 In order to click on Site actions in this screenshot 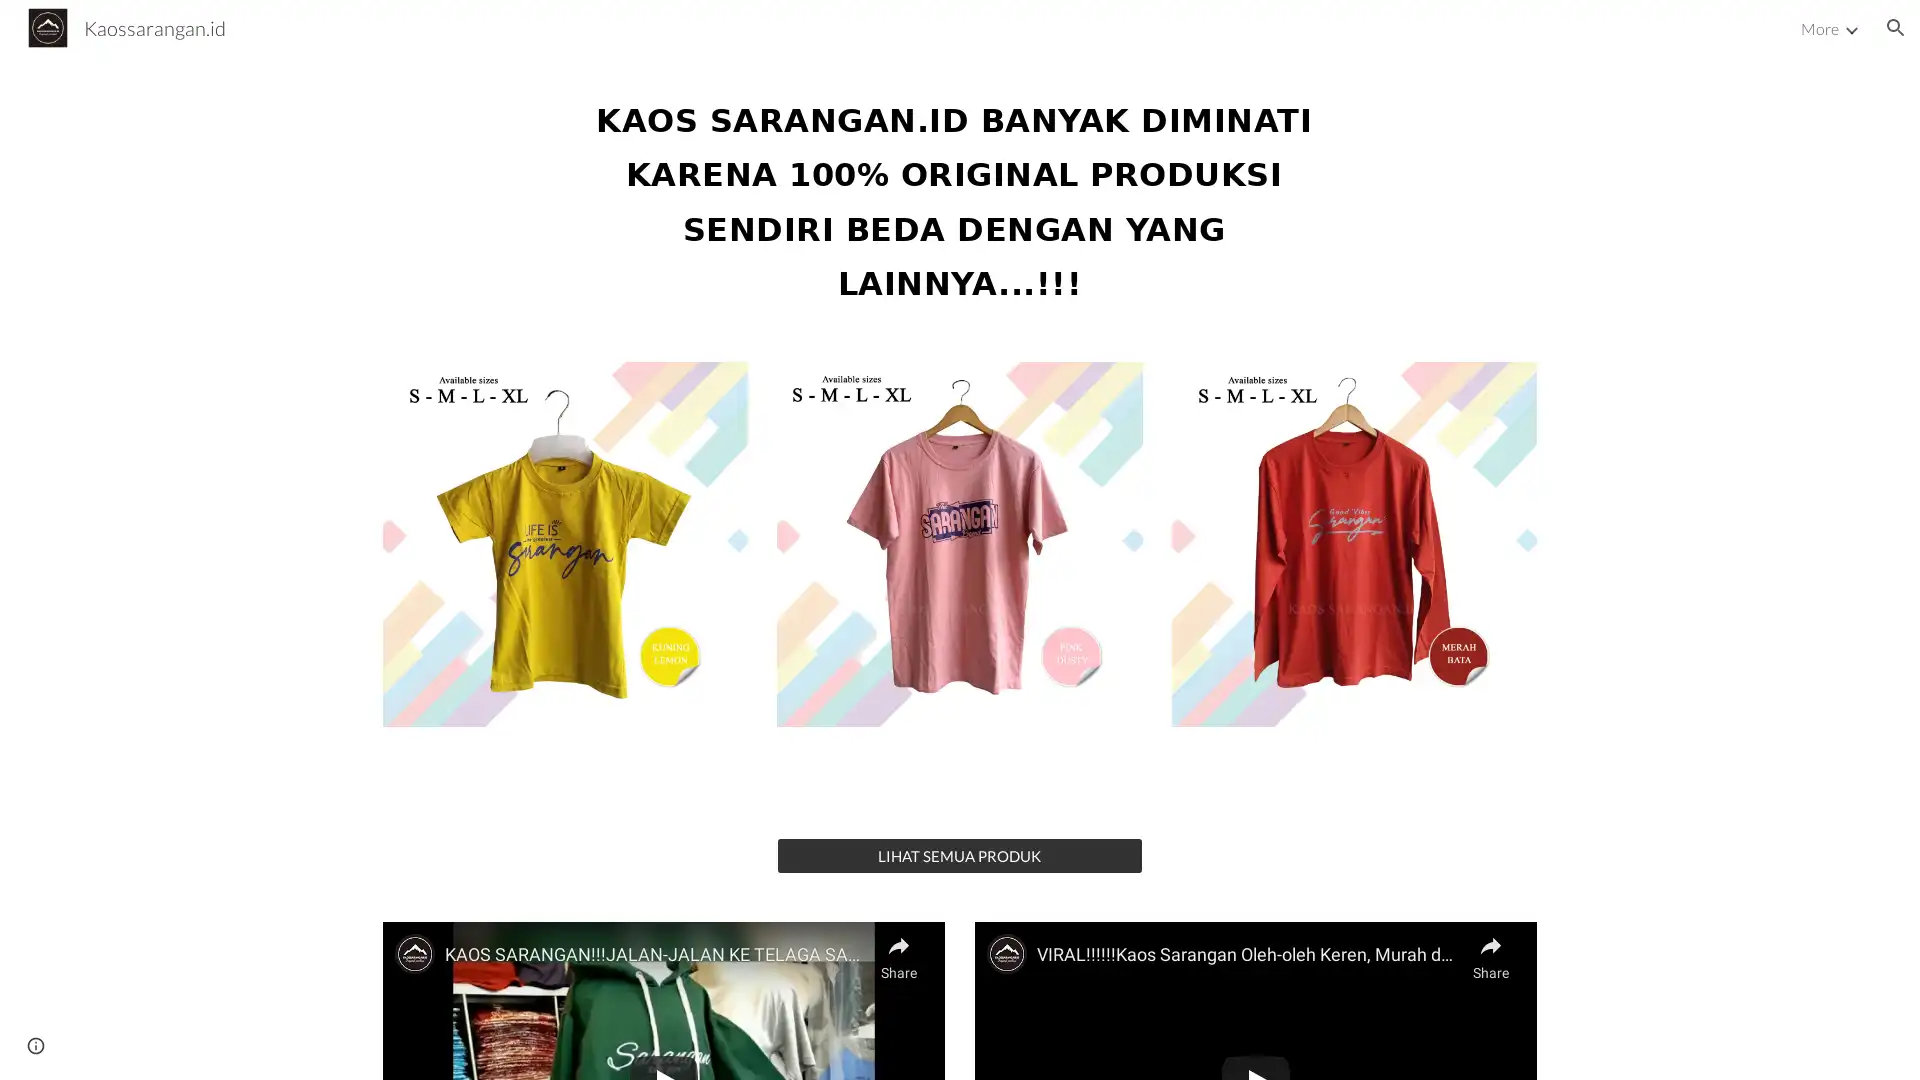, I will do `click(35, 1044)`.